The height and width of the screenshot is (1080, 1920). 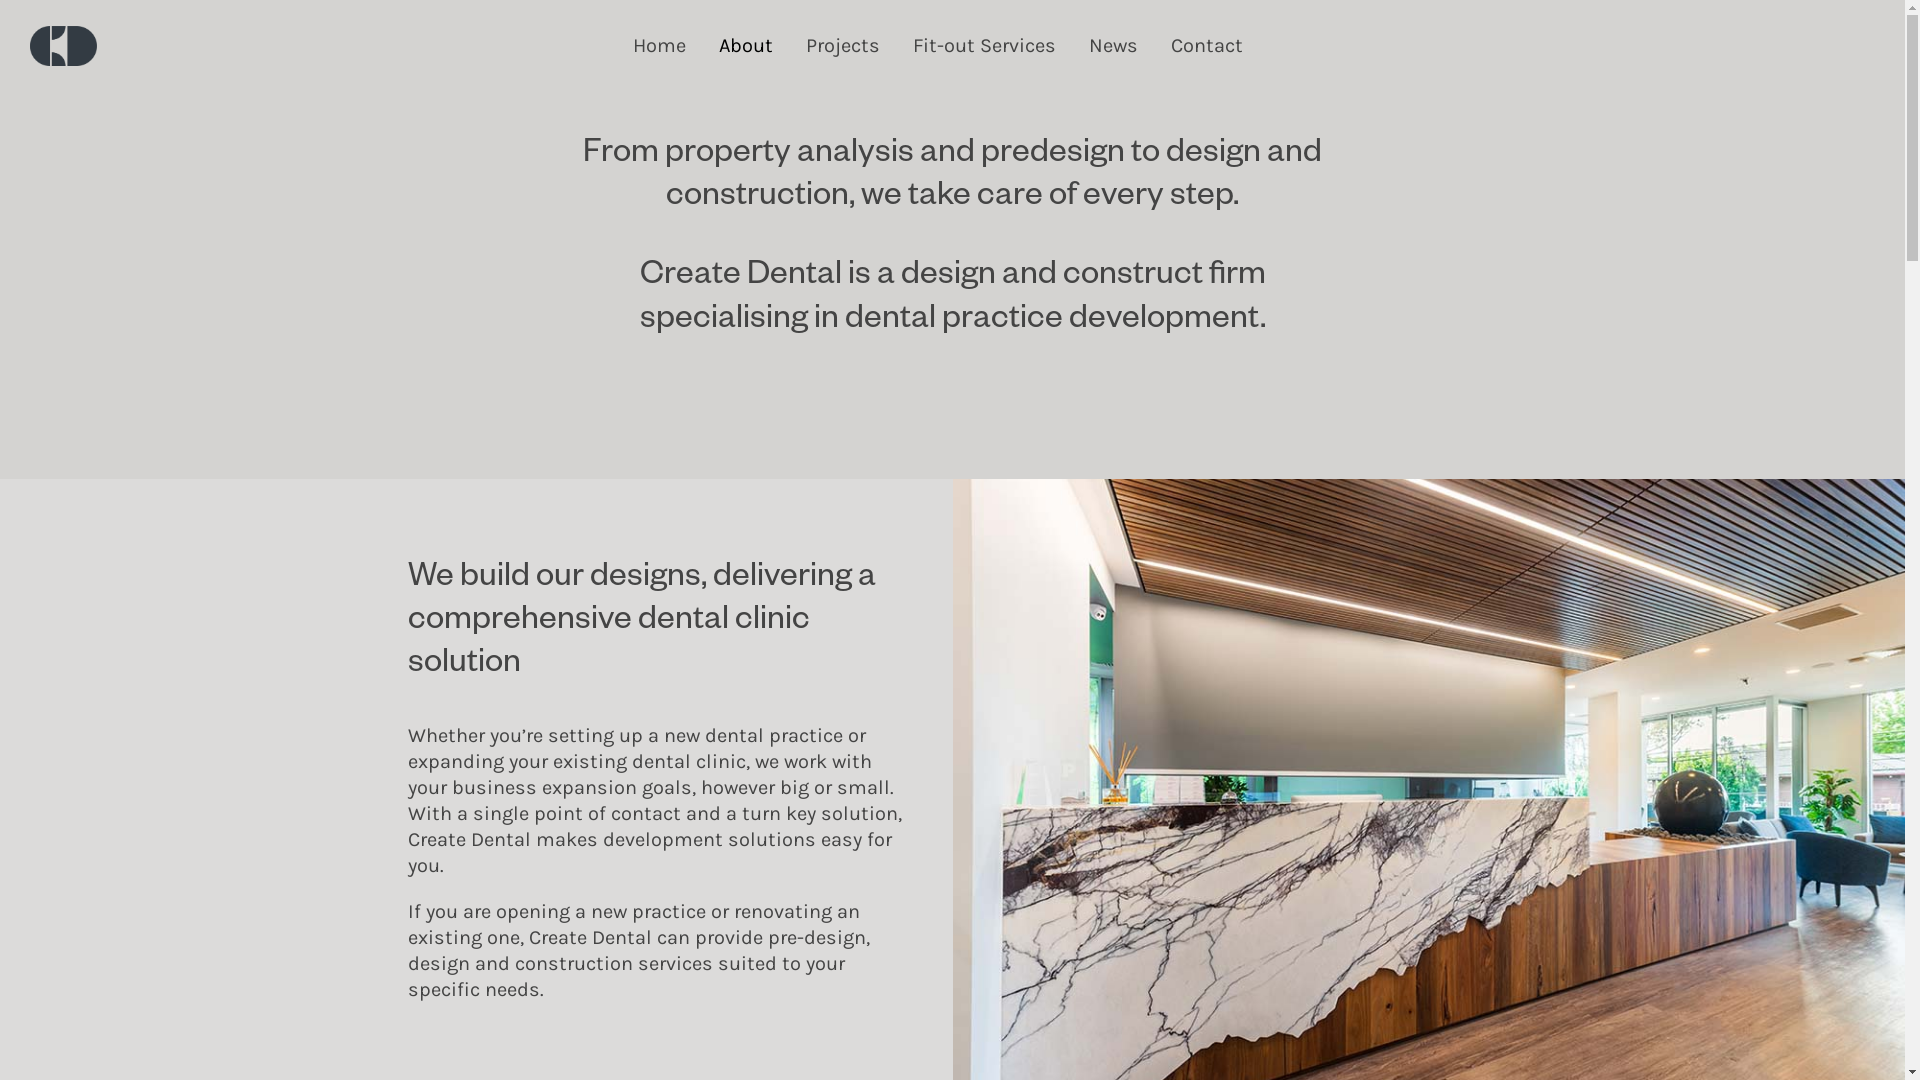 What do you see at coordinates (1170, 45) in the screenshot?
I see `'Contact'` at bounding box center [1170, 45].